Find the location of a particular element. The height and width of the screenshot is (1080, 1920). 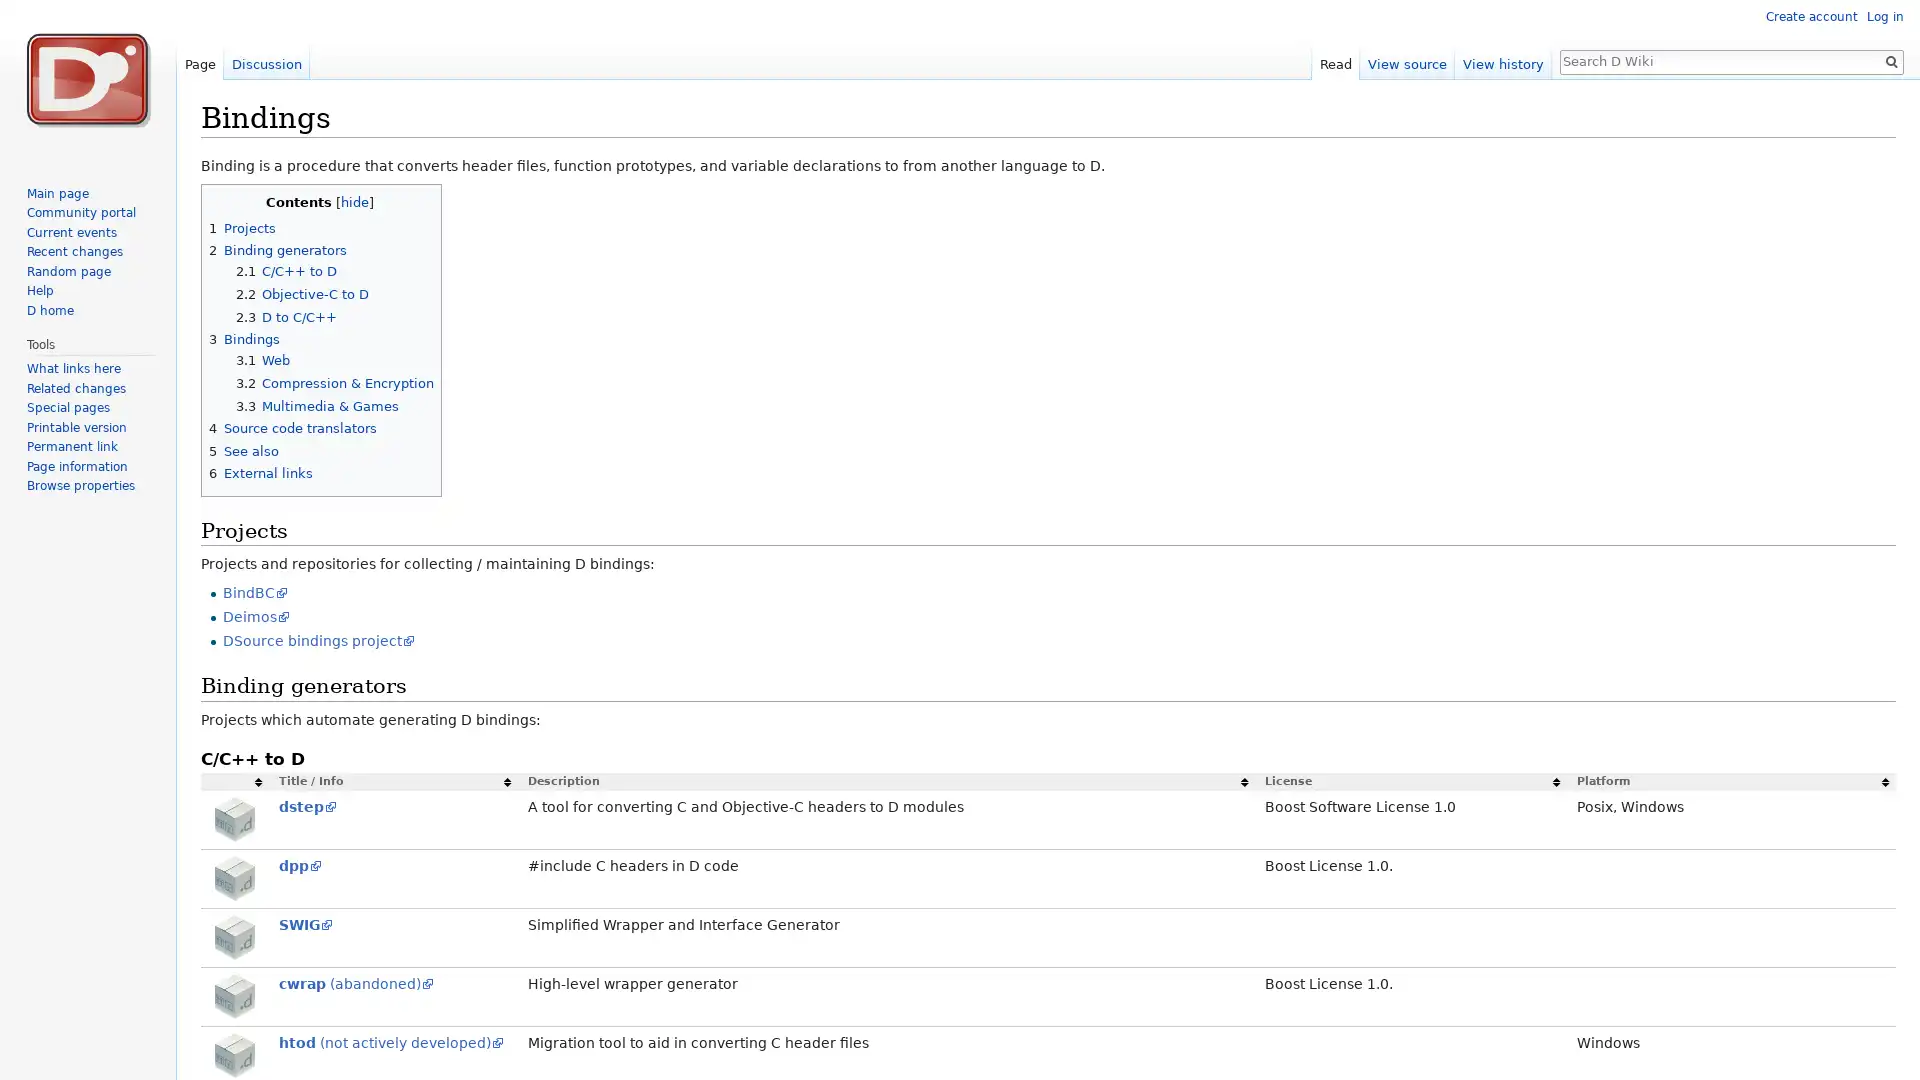

Go is located at coordinates (1890, 60).